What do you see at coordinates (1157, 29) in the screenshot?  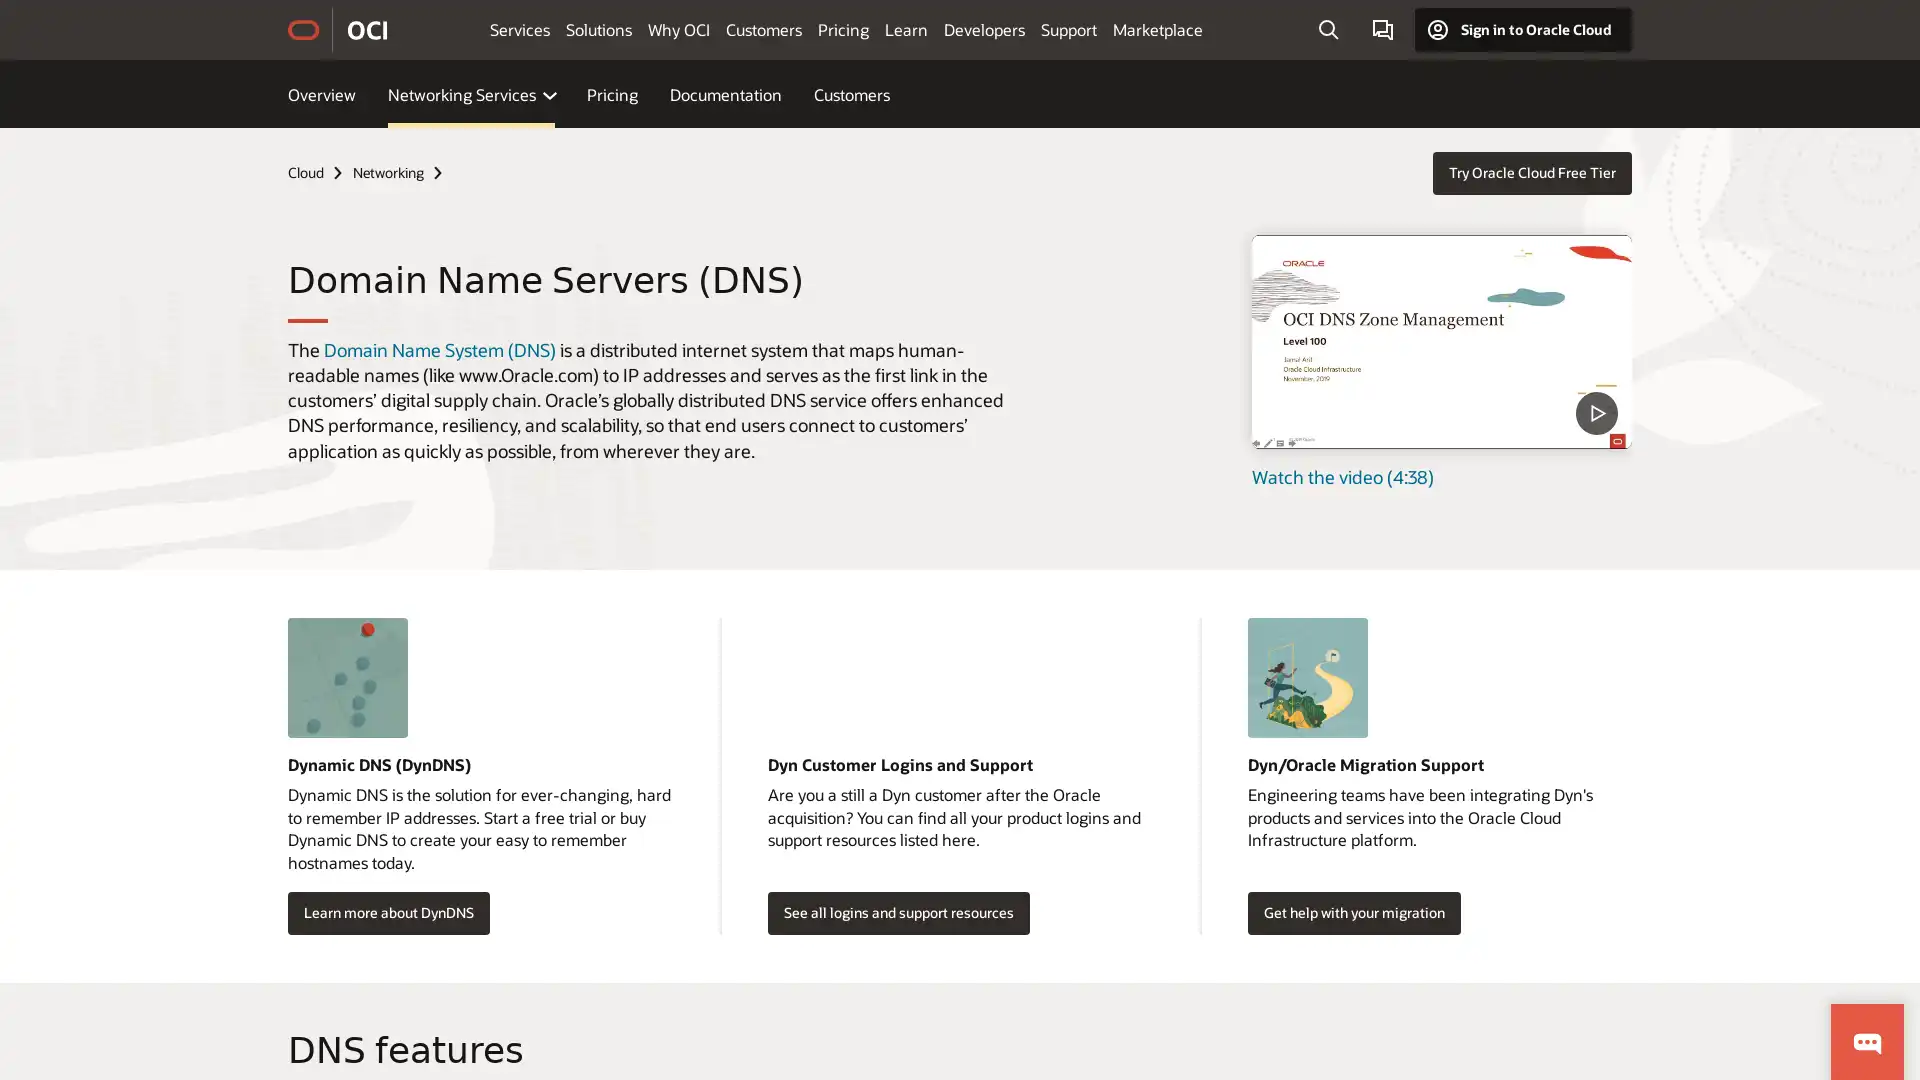 I see `Marketplace` at bounding box center [1157, 29].